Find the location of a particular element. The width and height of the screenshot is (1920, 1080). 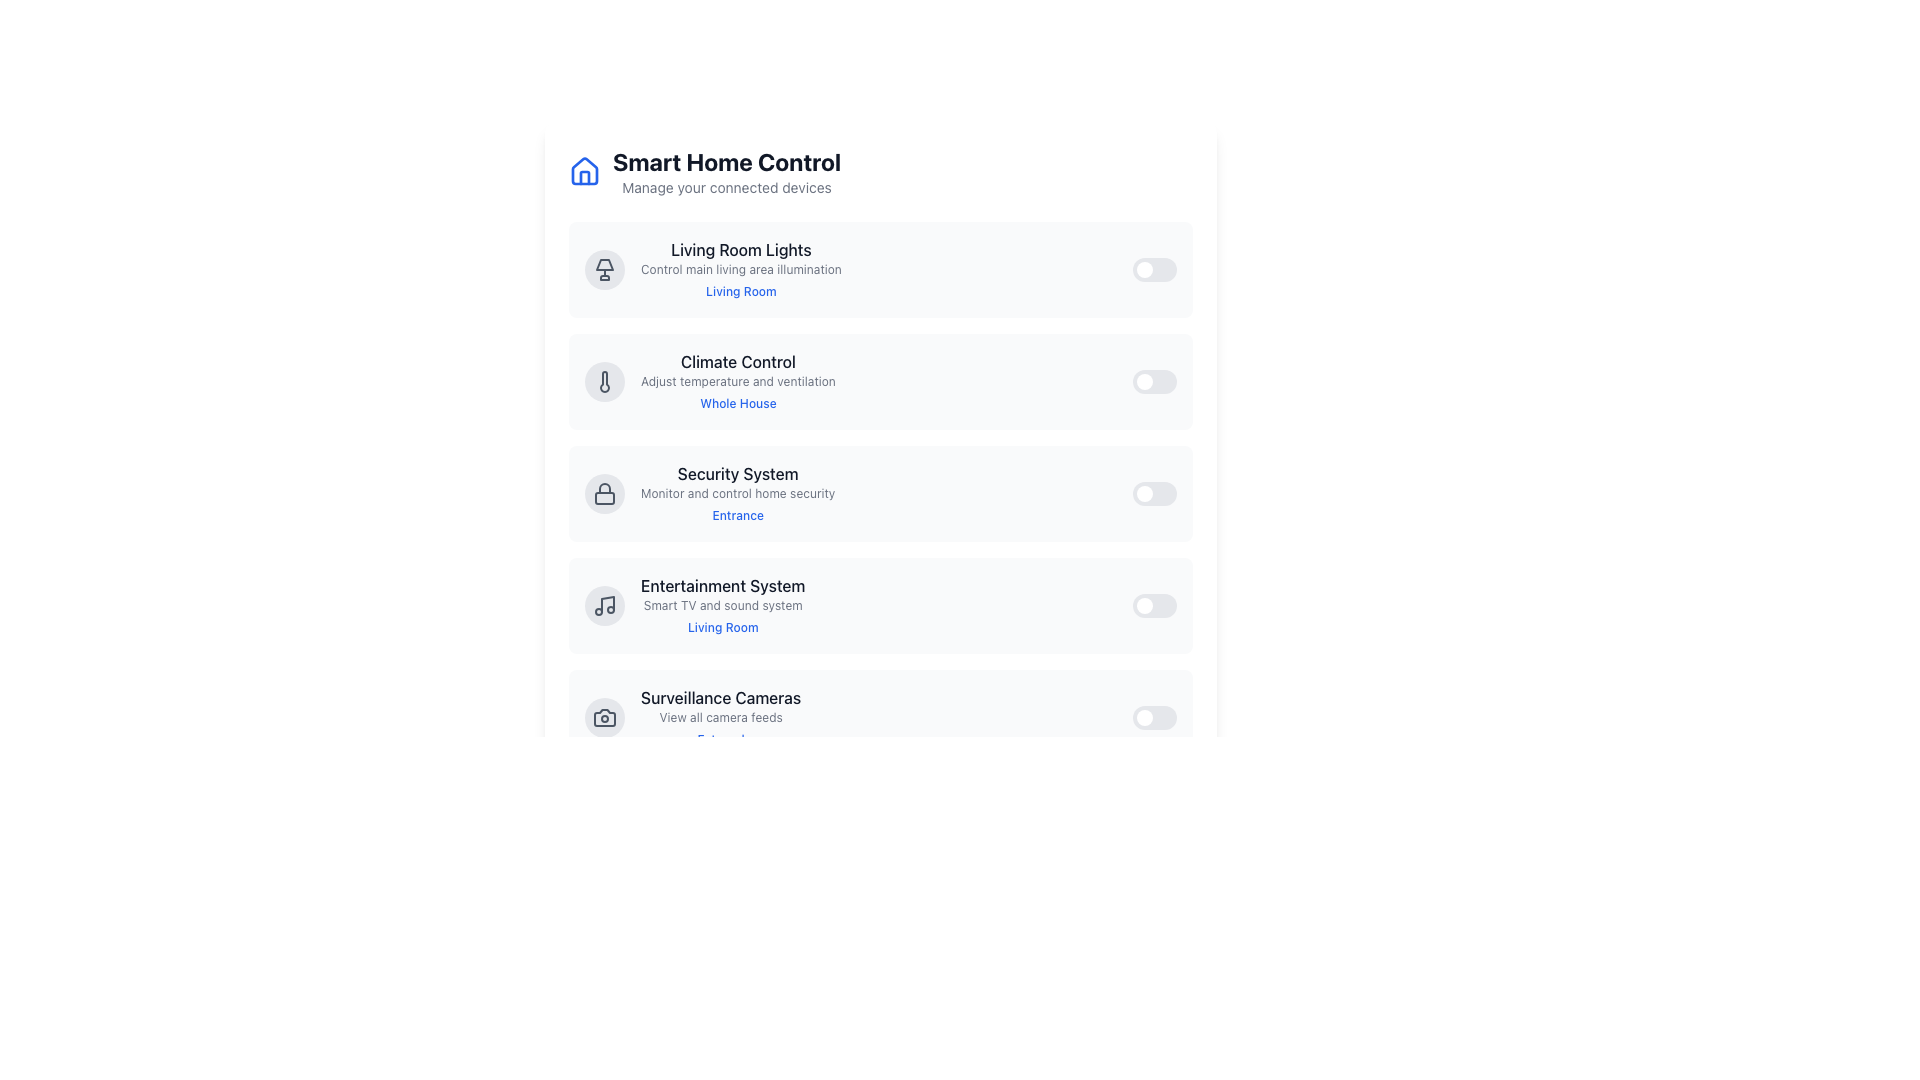

the 'External' link located within the control panel for the surveillance camera system, which is positioned below the 'Entertainment System' section is located at coordinates (880, 716).